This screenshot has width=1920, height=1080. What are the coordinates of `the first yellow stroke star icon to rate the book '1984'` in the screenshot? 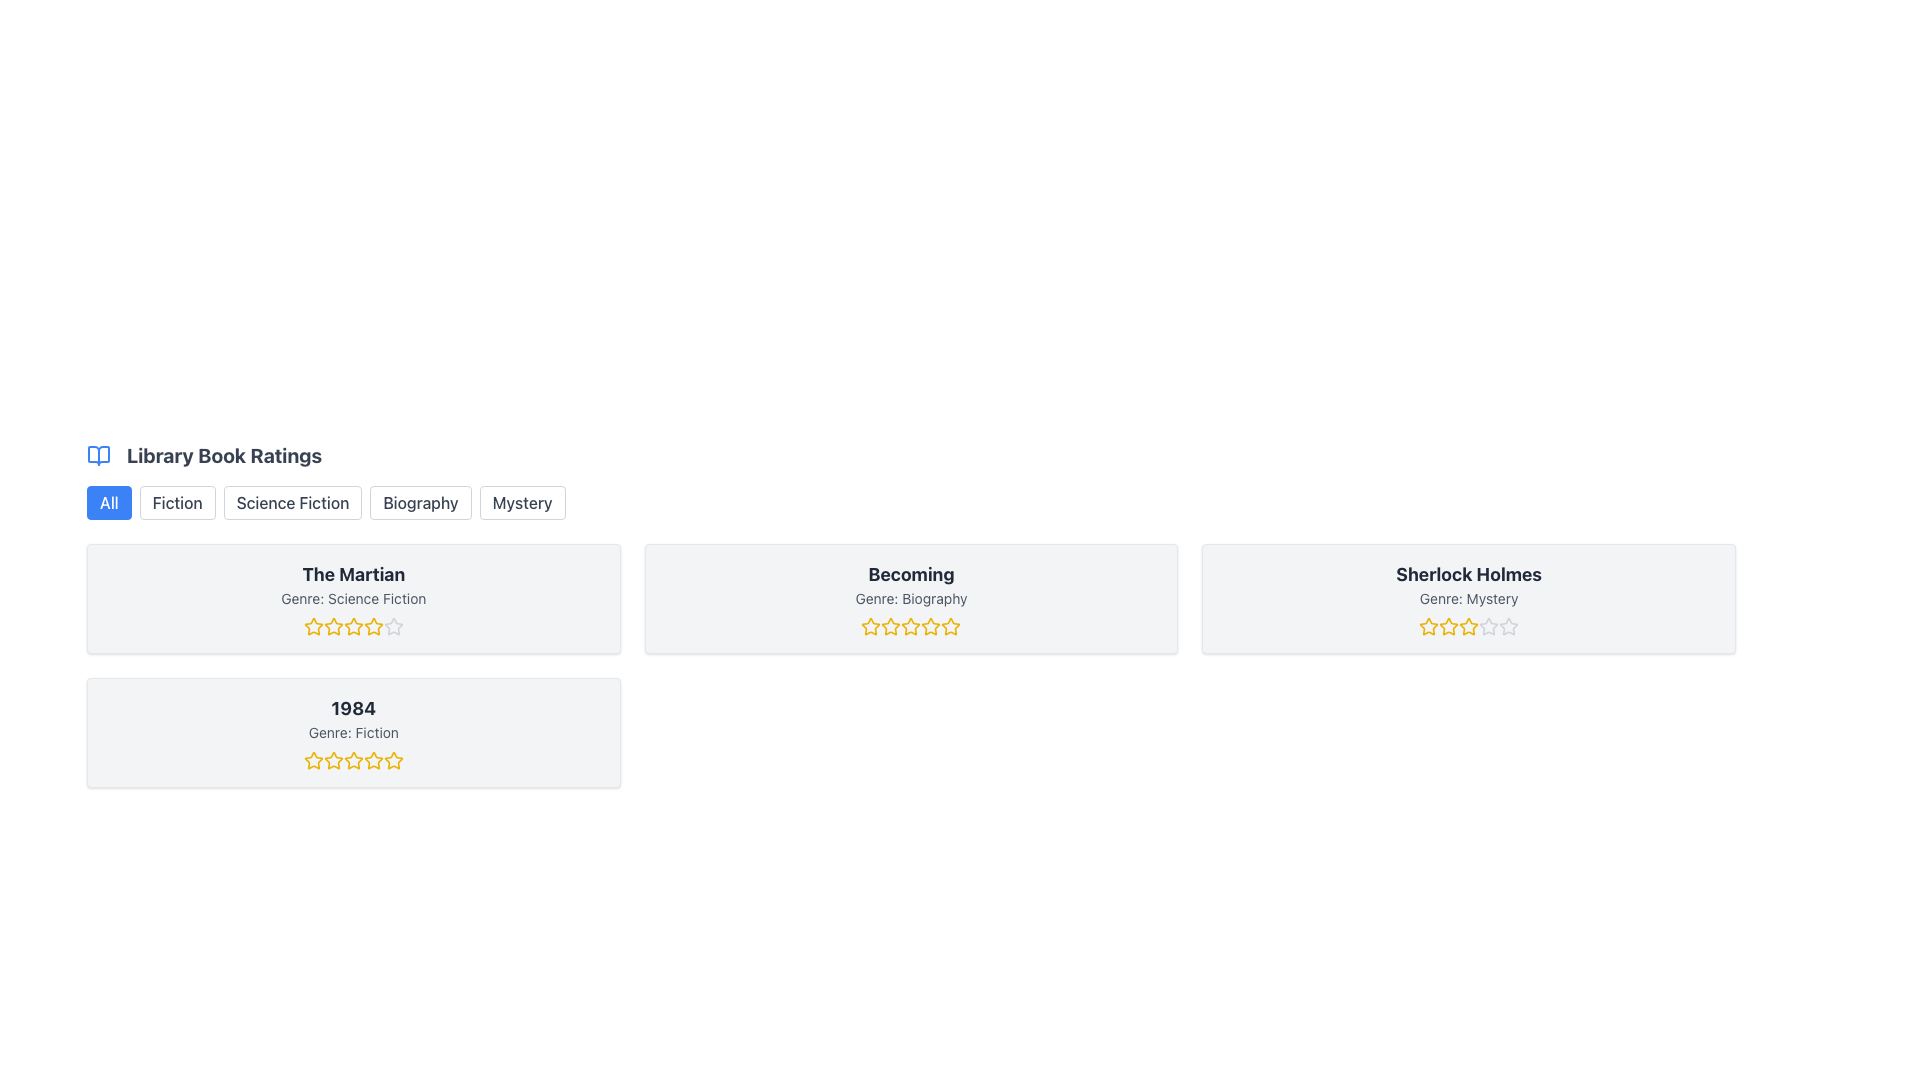 It's located at (312, 760).